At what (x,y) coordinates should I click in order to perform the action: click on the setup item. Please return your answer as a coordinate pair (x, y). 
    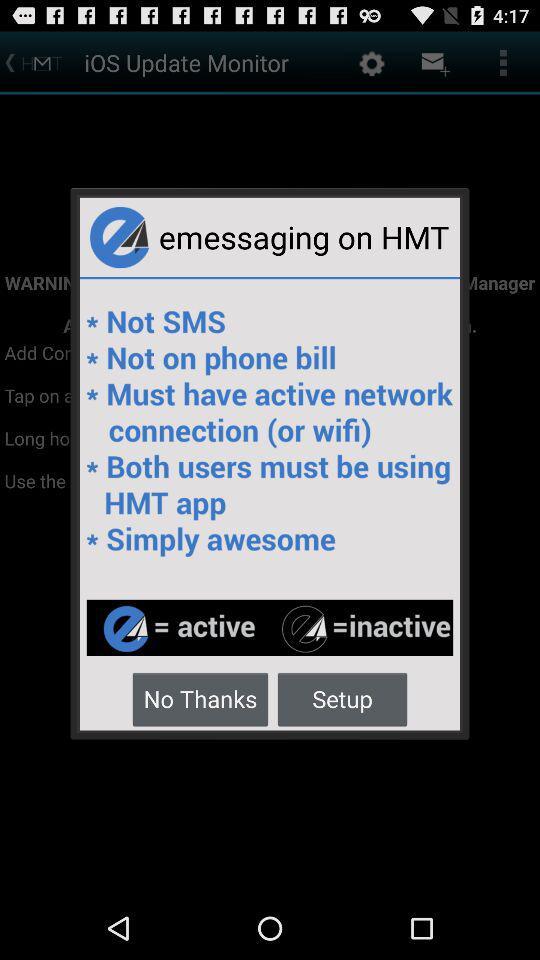
    Looking at the image, I should click on (341, 698).